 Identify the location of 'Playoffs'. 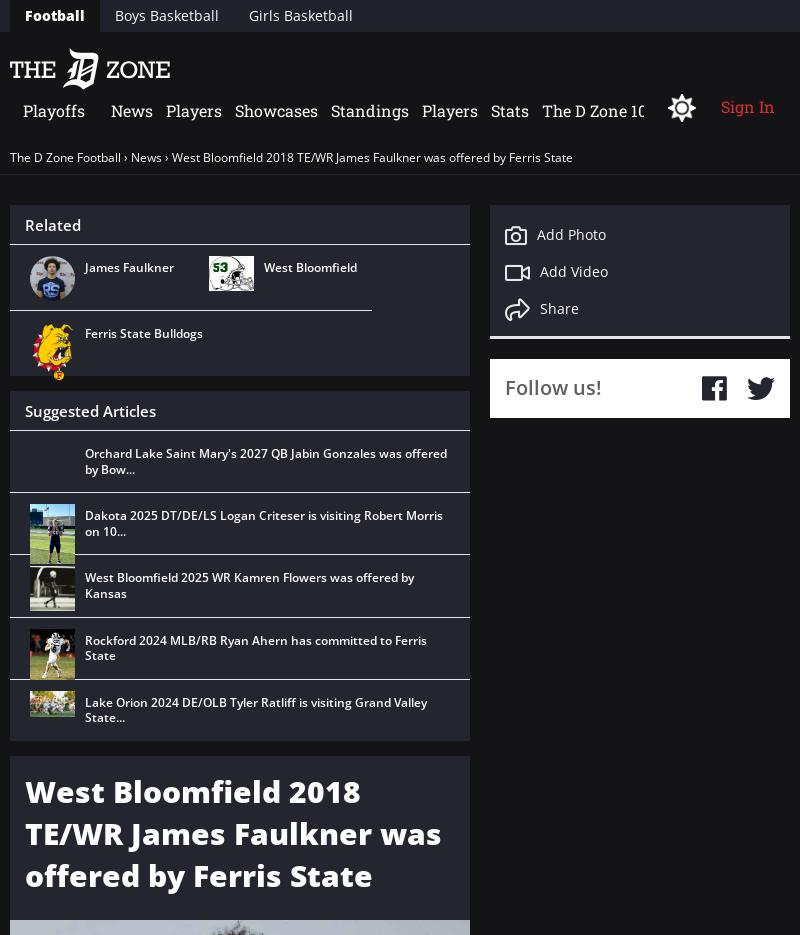
(53, 109).